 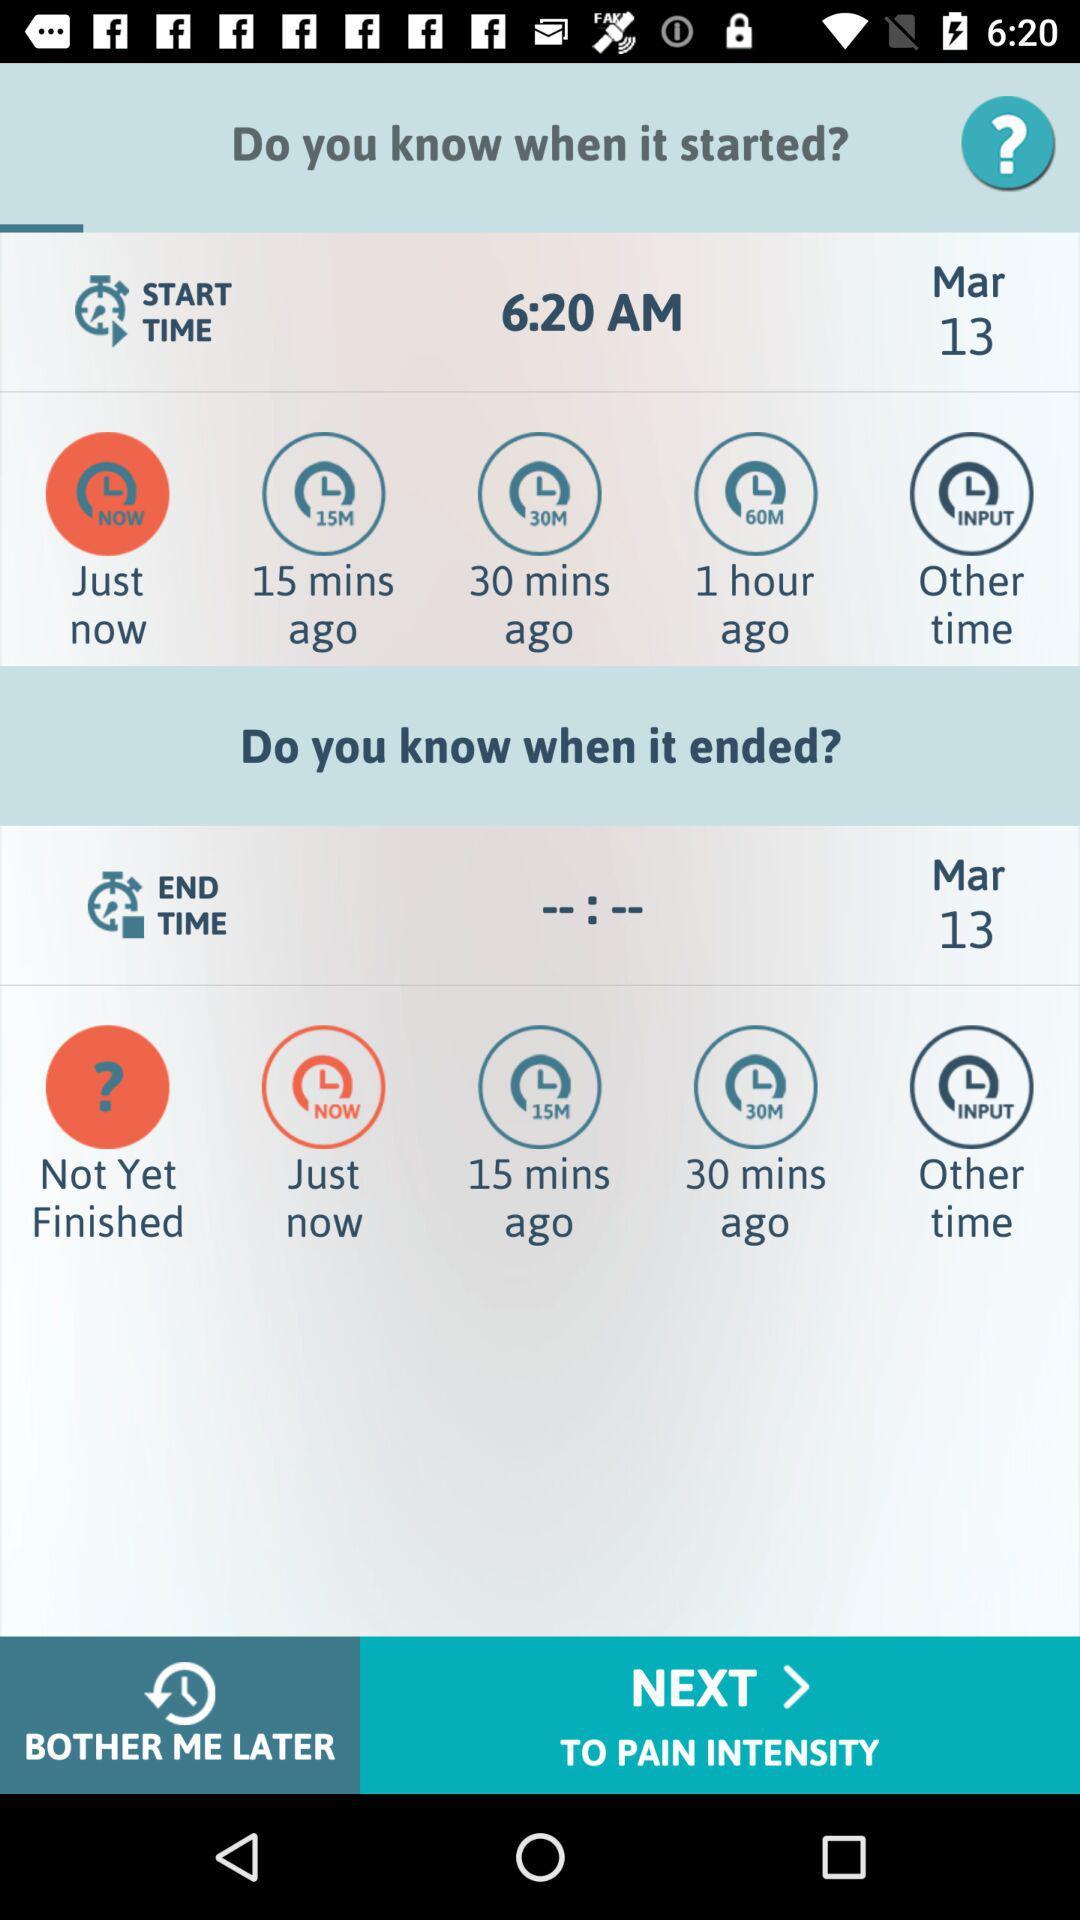 I want to click on the help icon, so click(x=1015, y=142).